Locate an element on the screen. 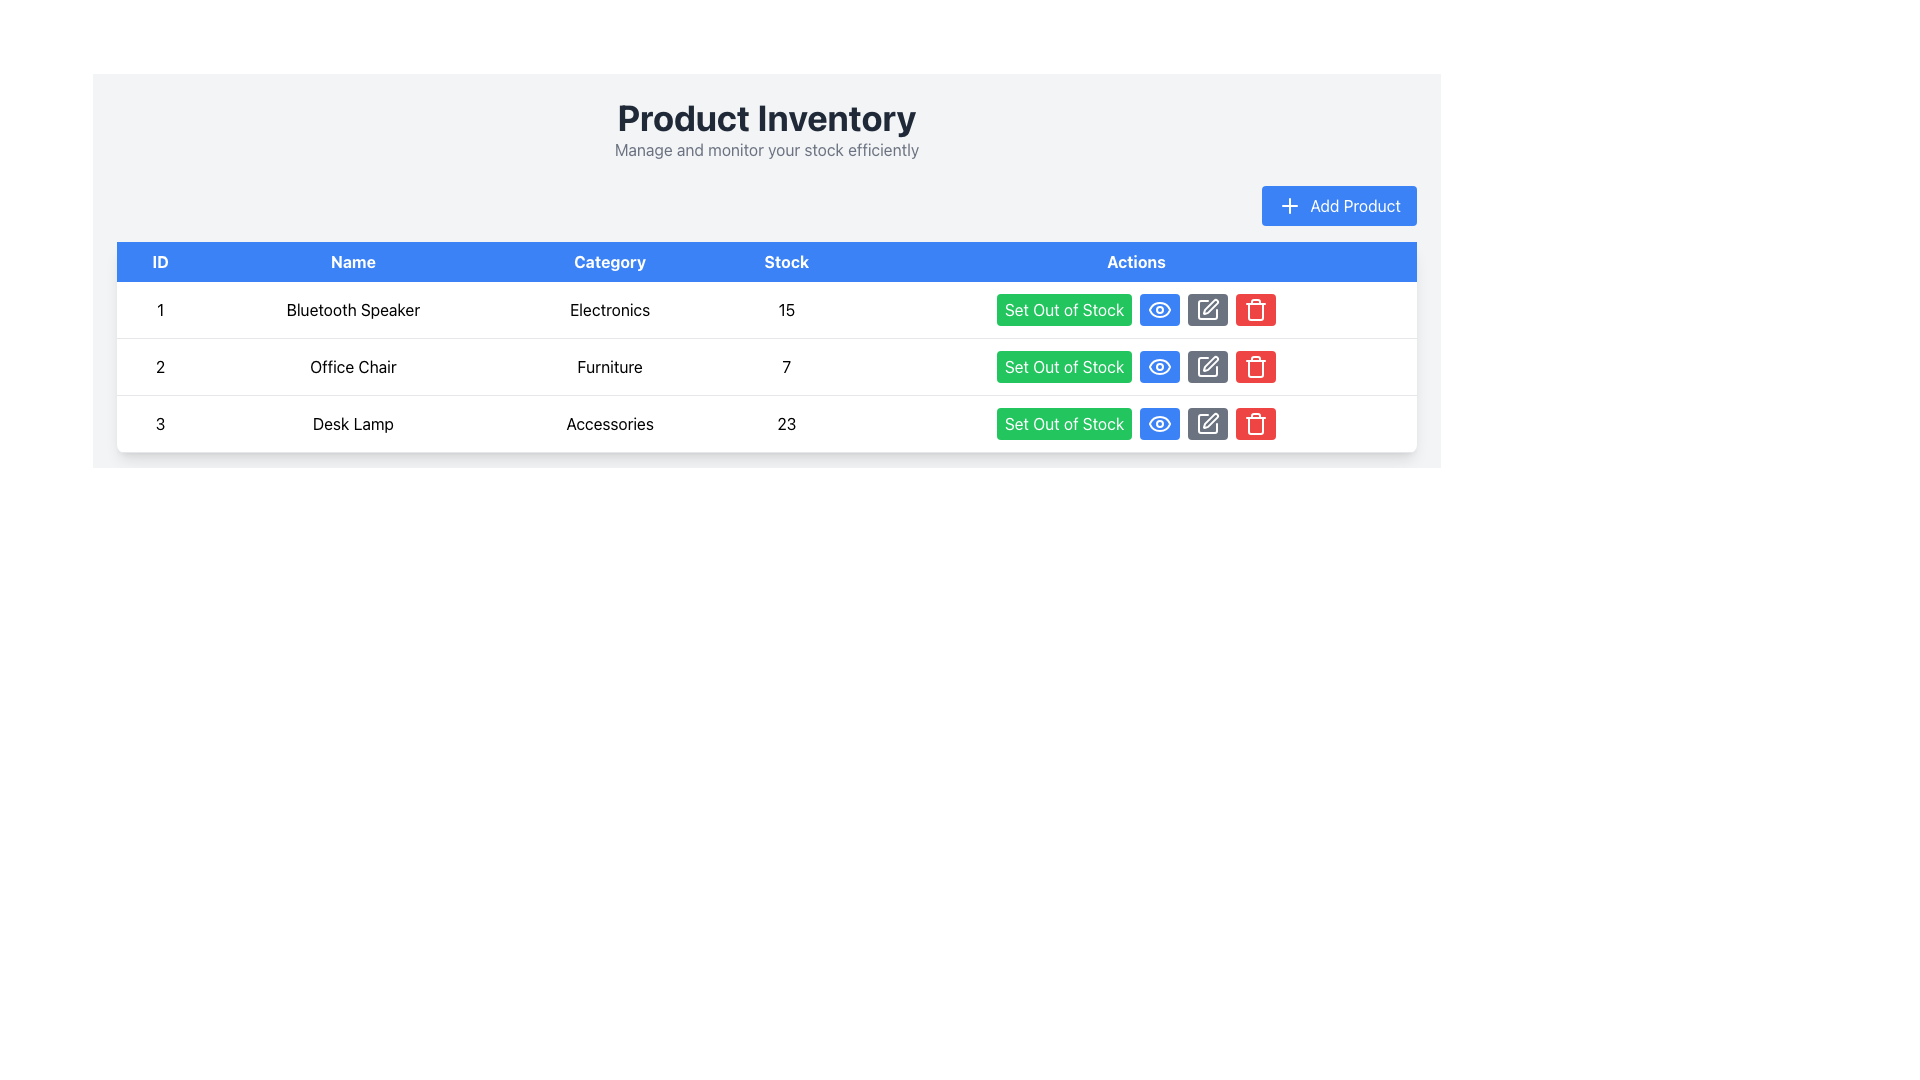 The width and height of the screenshot is (1920, 1080). the static text label displaying 'Office Chair', located in the second row under the 'Name' column of the table is located at coordinates (353, 366).